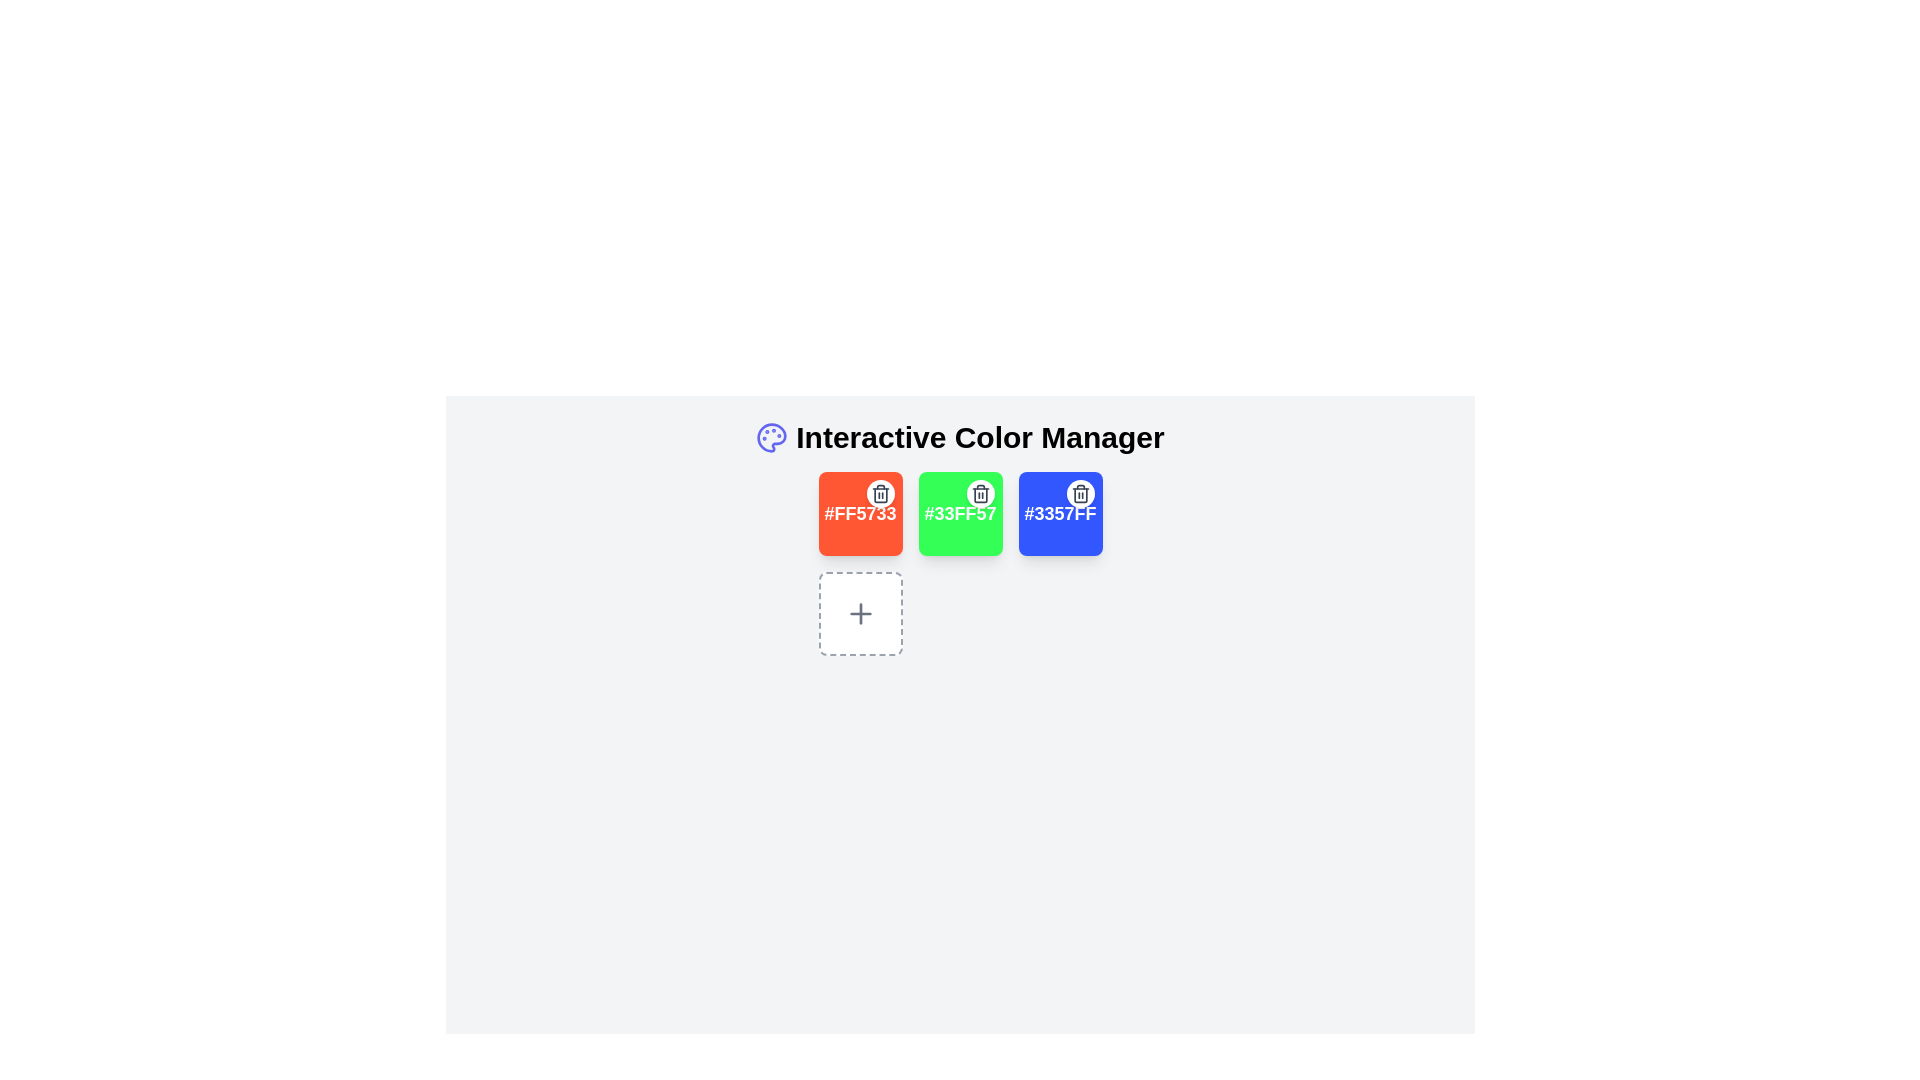 Image resolution: width=1920 pixels, height=1080 pixels. I want to click on the 'Interactive Color Manager' header, which is styled with bold text and a large font size, located at the top center of the interface, so click(960, 437).